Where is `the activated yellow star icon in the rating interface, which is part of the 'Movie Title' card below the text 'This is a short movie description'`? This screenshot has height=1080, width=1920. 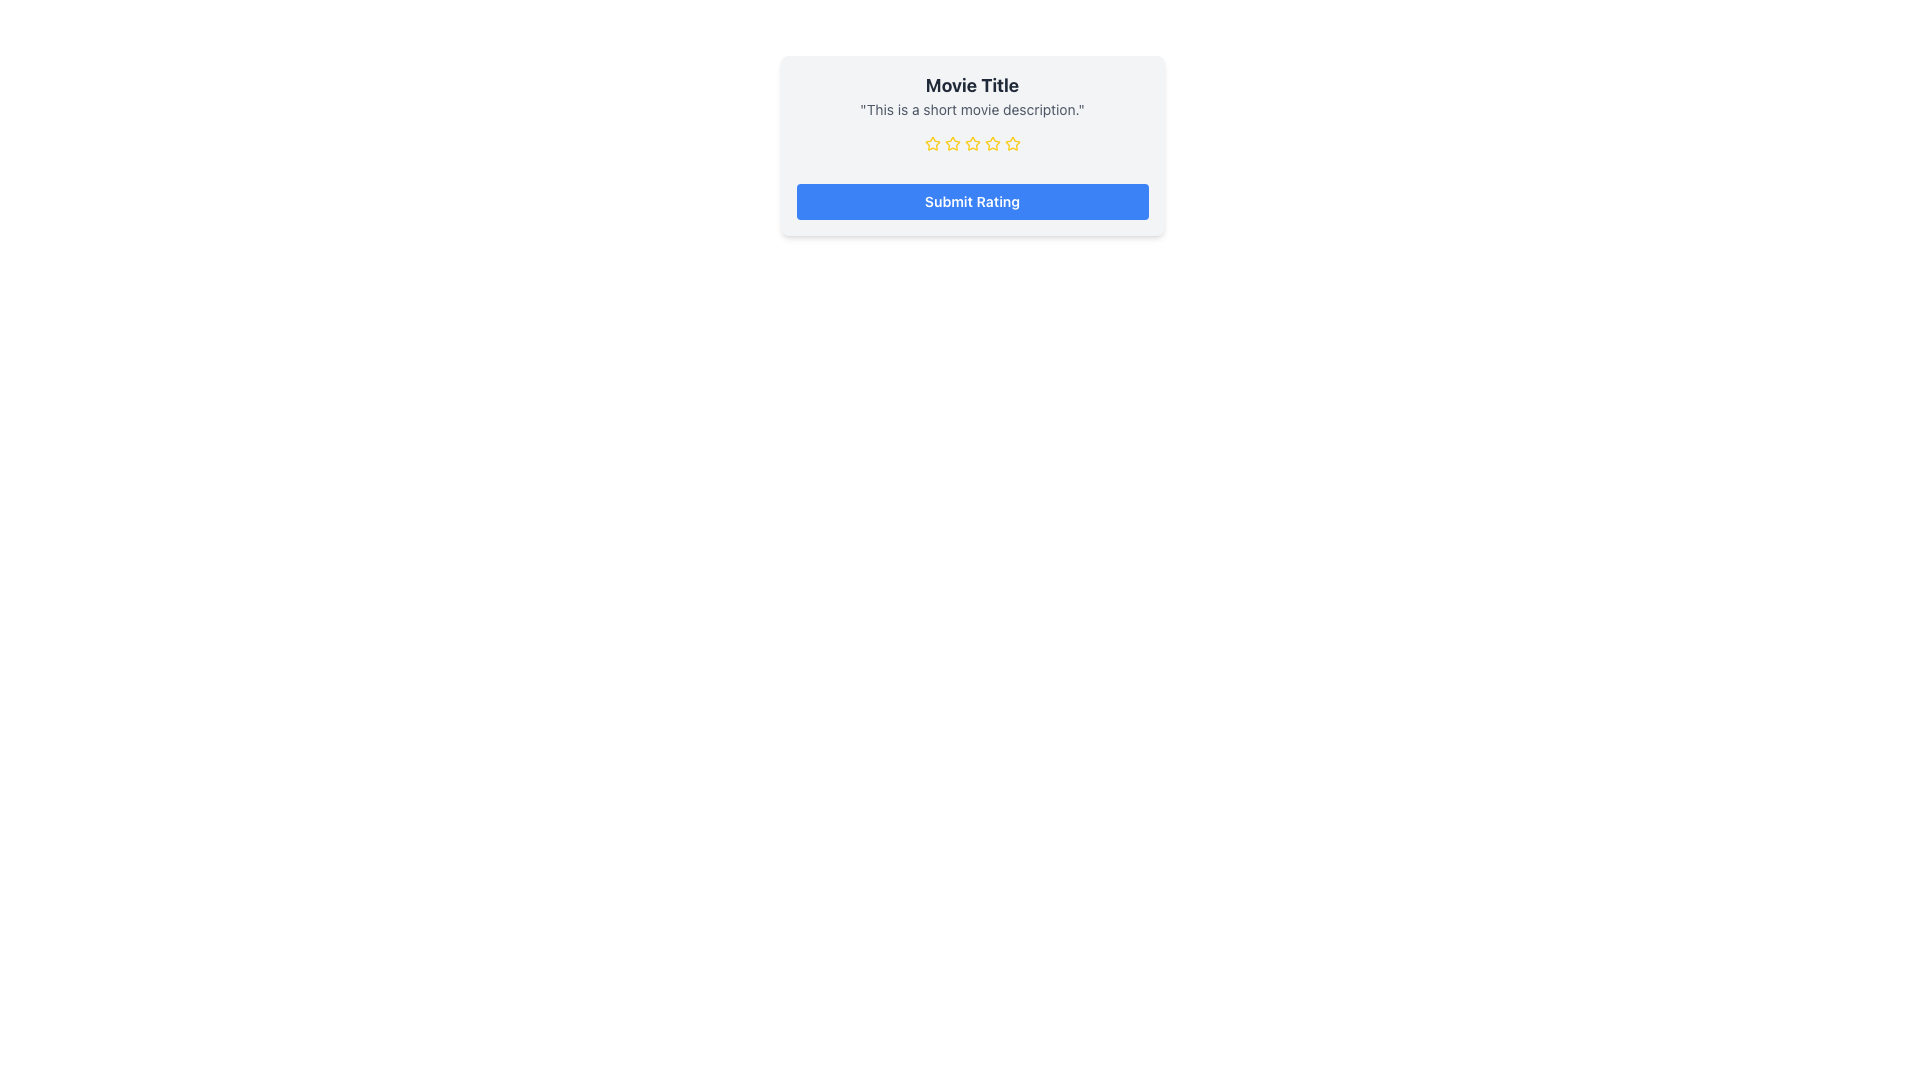
the activated yellow star icon in the rating interface, which is part of the 'Movie Title' card below the text 'This is a short movie description' is located at coordinates (972, 145).